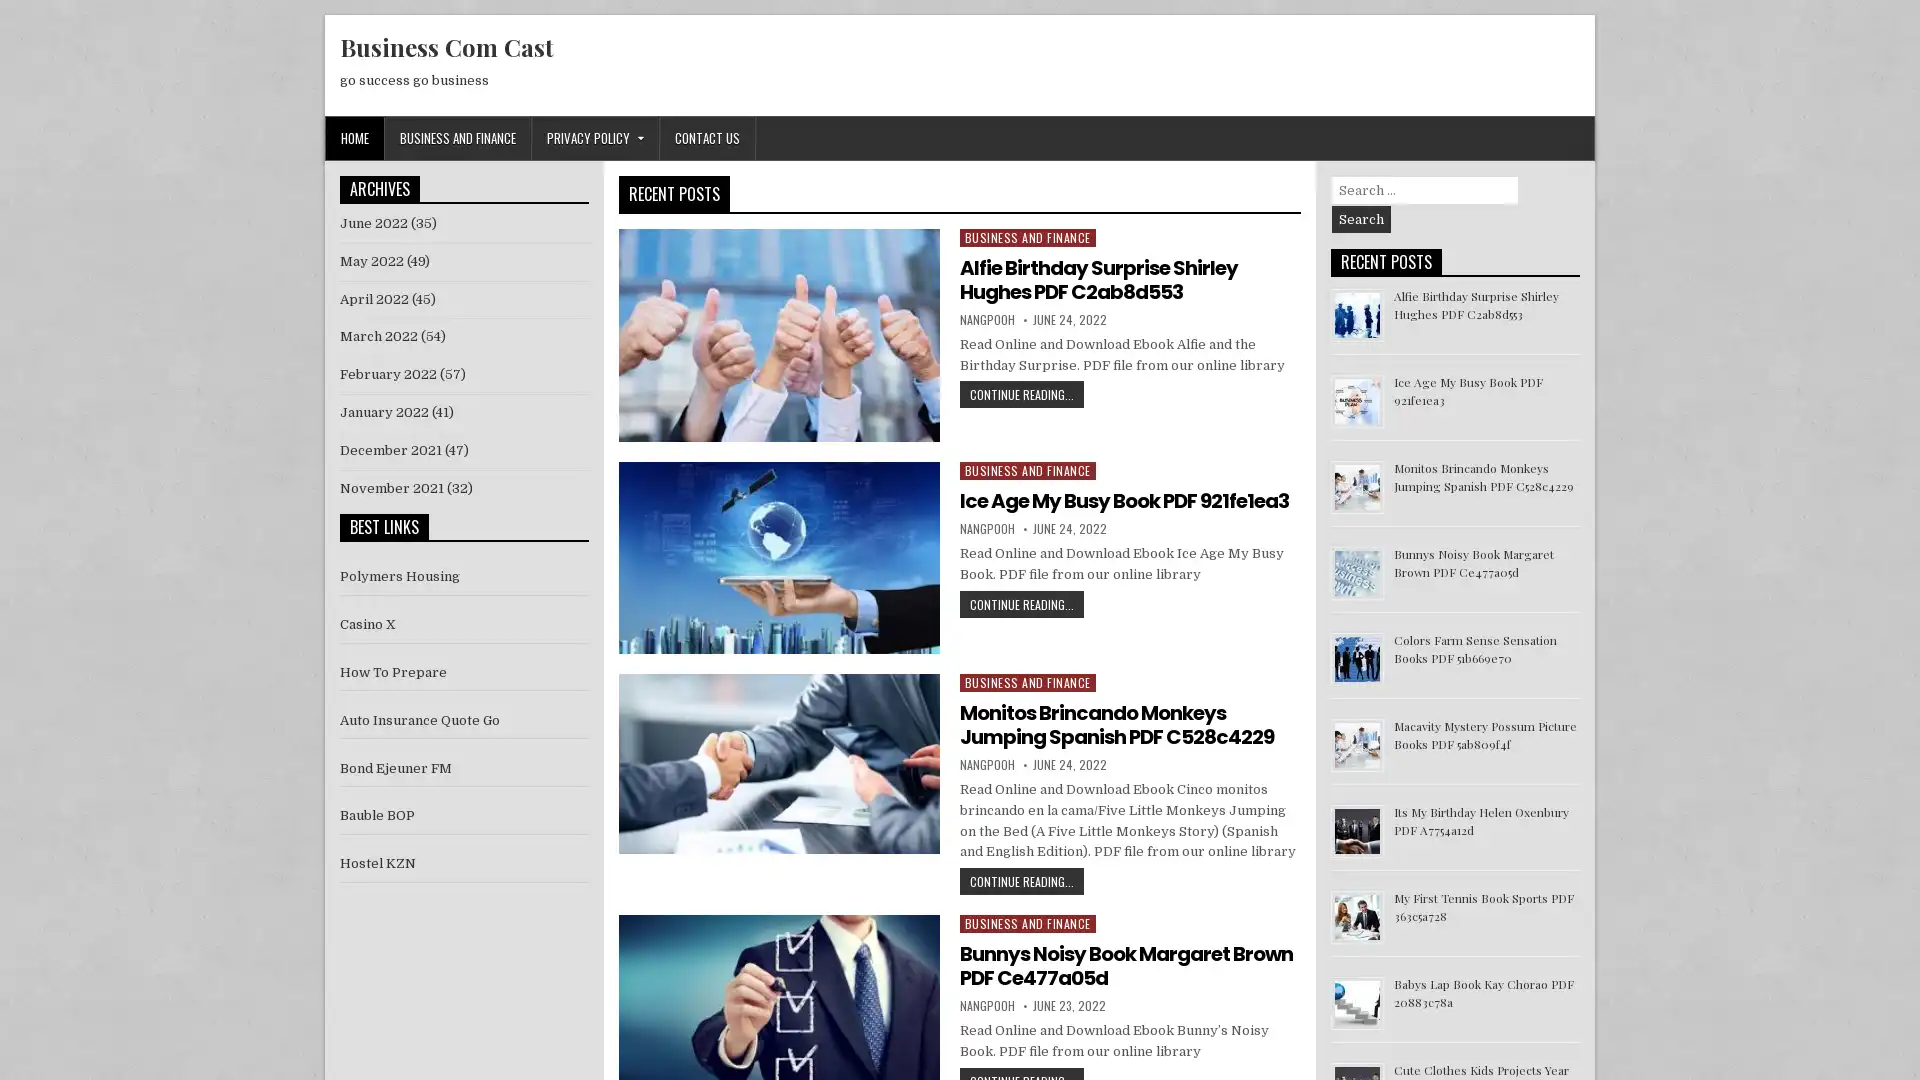 The image size is (1920, 1080). What do you see at coordinates (1360, 219) in the screenshot?
I see `Search` at bounding box center [1360, 219].